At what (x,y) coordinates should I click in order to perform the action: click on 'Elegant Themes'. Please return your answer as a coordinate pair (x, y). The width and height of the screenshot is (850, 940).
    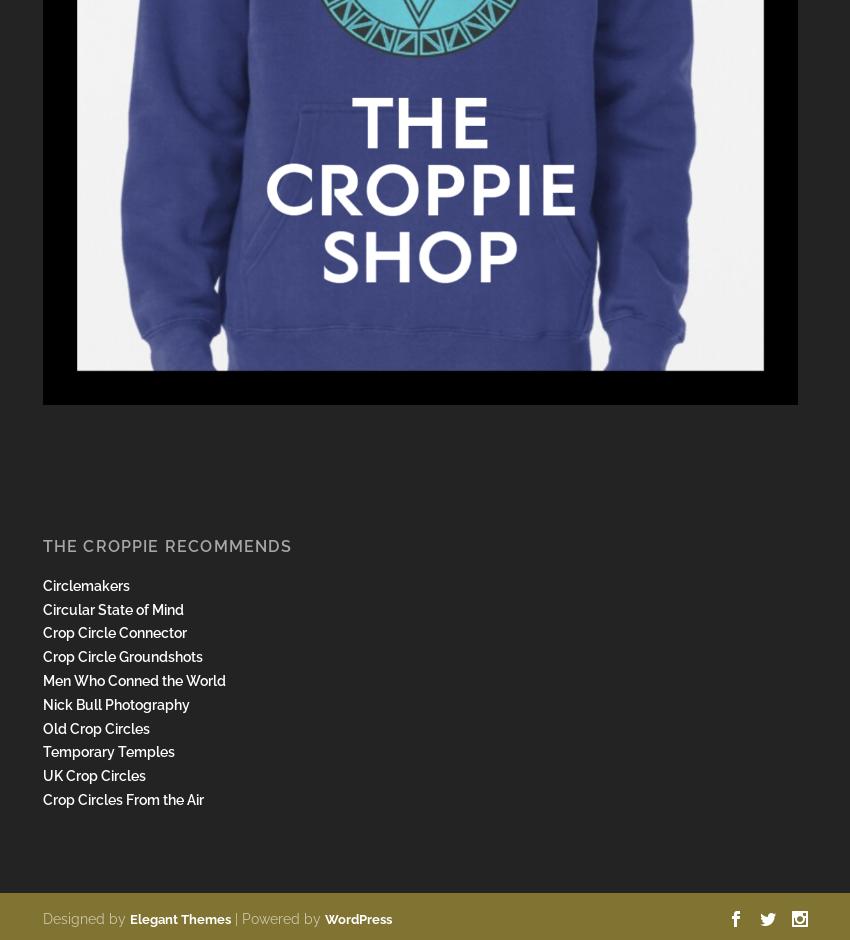
    Looking at the image, I should click on (129, 917).